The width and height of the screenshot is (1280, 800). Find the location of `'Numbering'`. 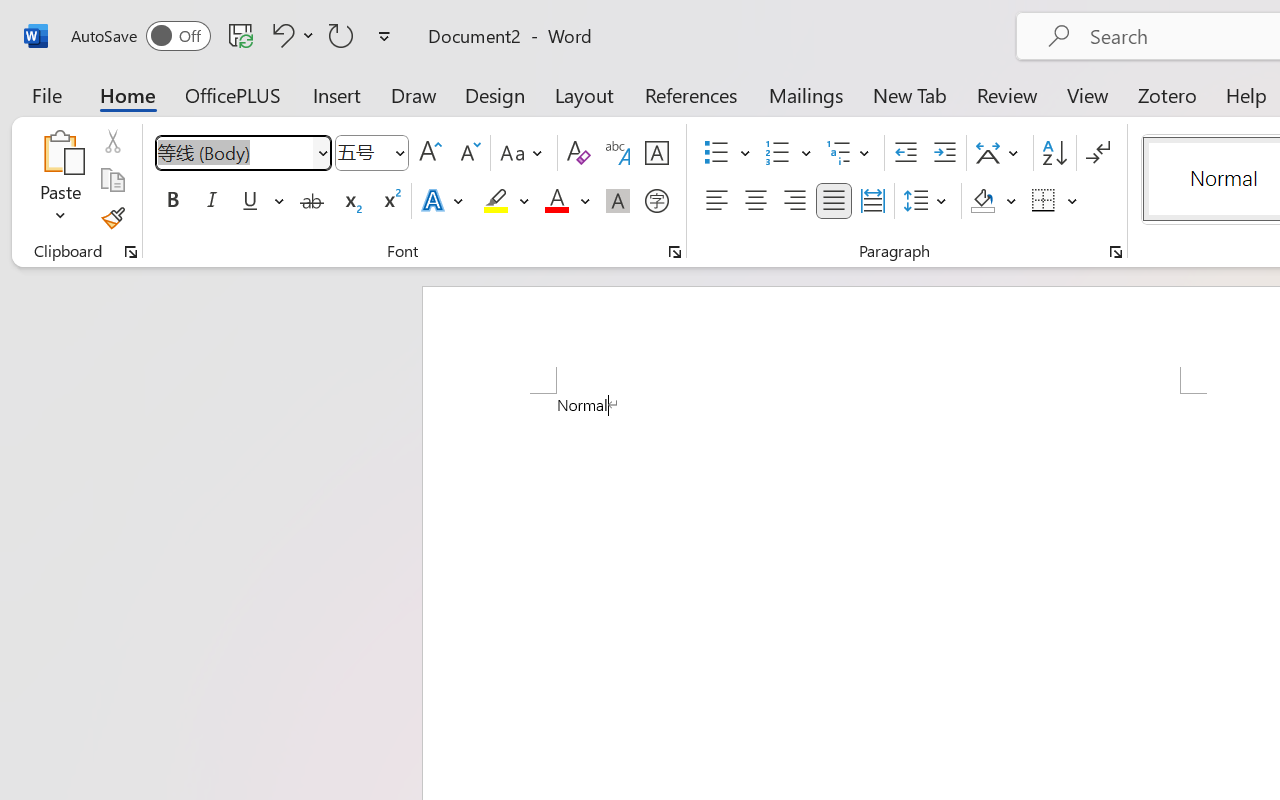

'Numbering' is located at coordinates (788, 153).